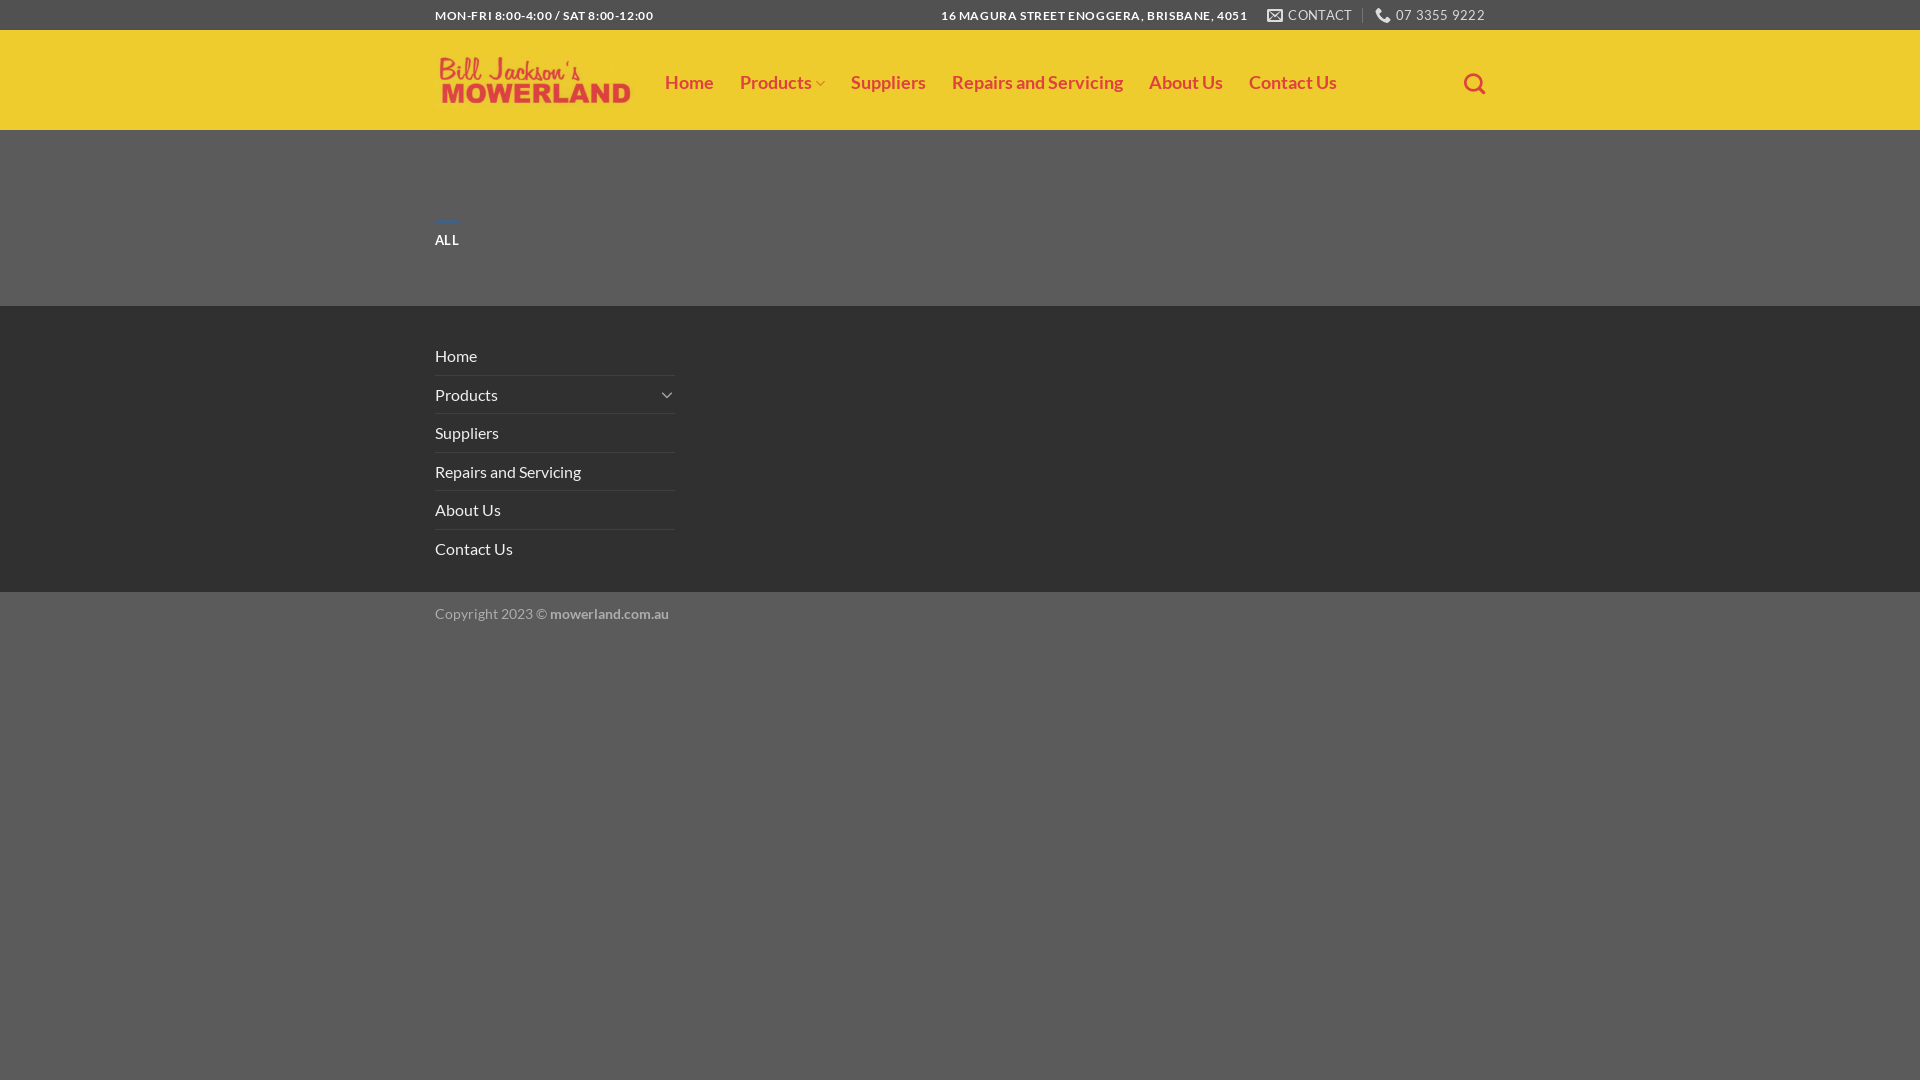  I want to click on 'About Us', so click(466, 508).